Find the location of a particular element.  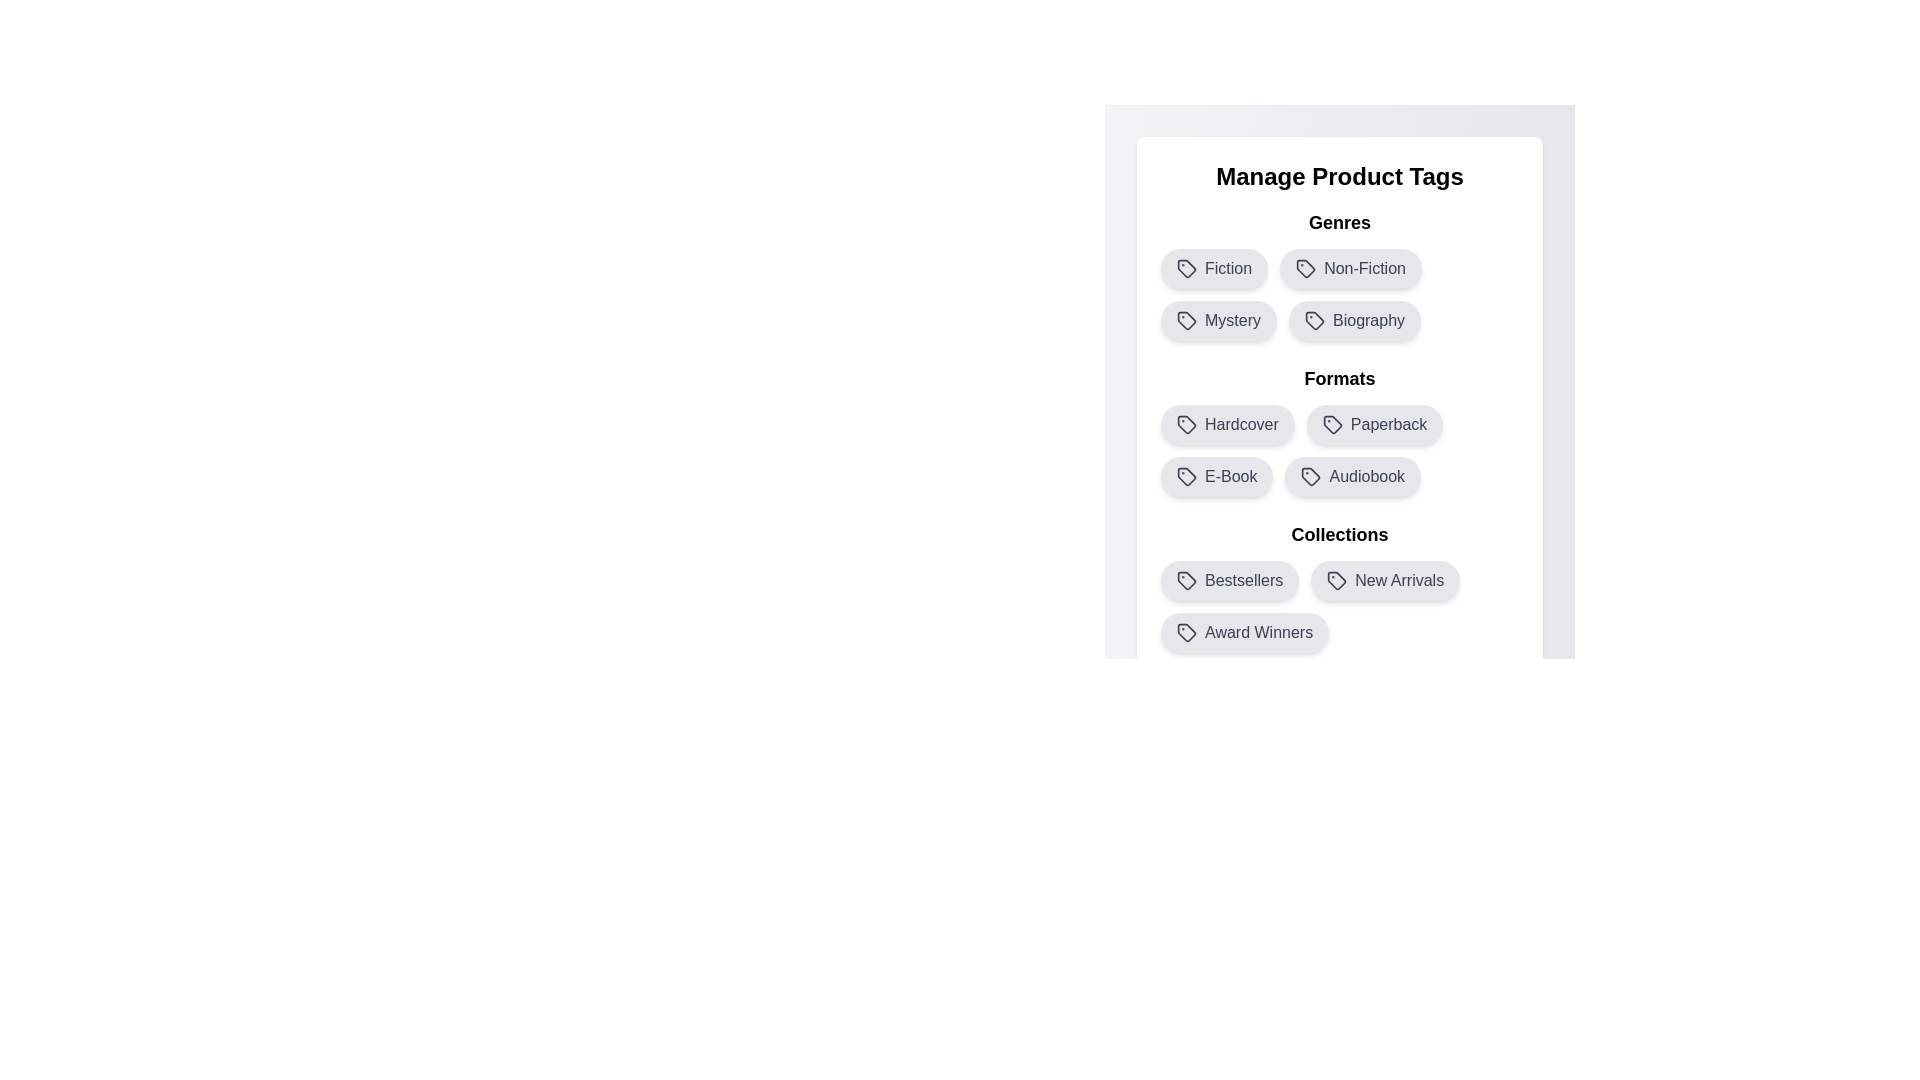

the button for selecting or toggling the 'Audiobook' tag located in the 'Formats' section of the 'Manage Product Tags' interface is located at coordinates (1353, 477).